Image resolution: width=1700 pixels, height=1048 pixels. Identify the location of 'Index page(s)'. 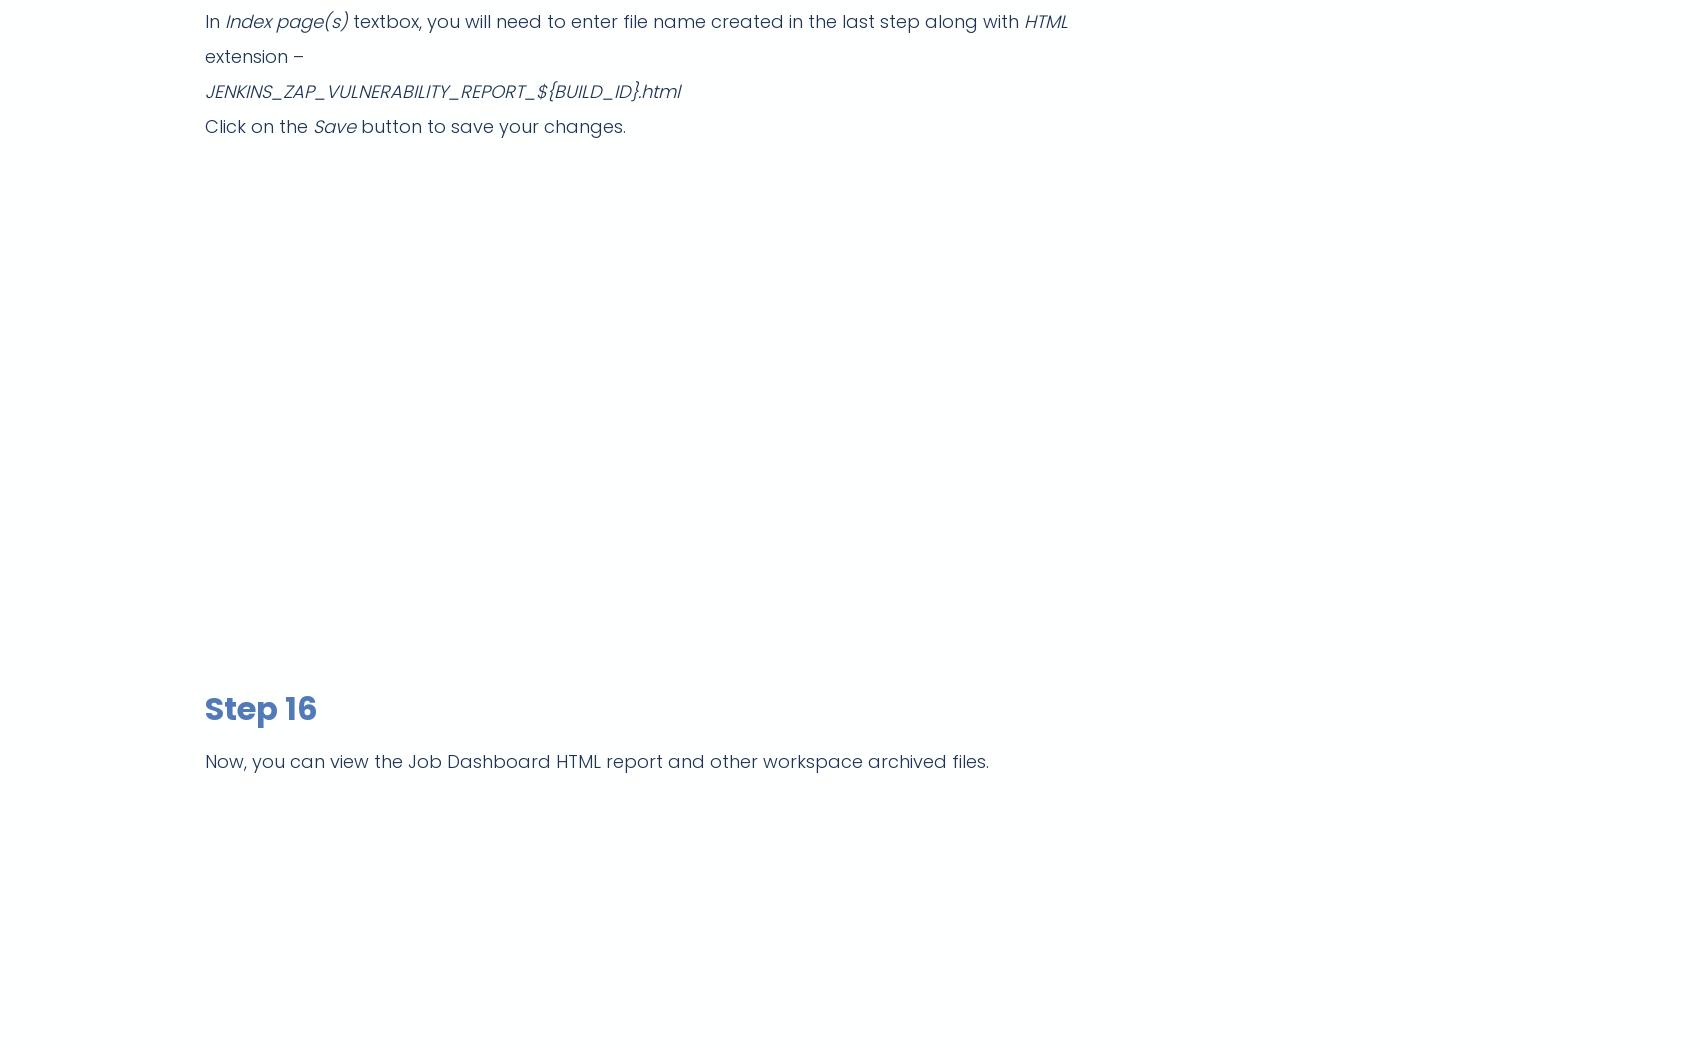
(286, 20).